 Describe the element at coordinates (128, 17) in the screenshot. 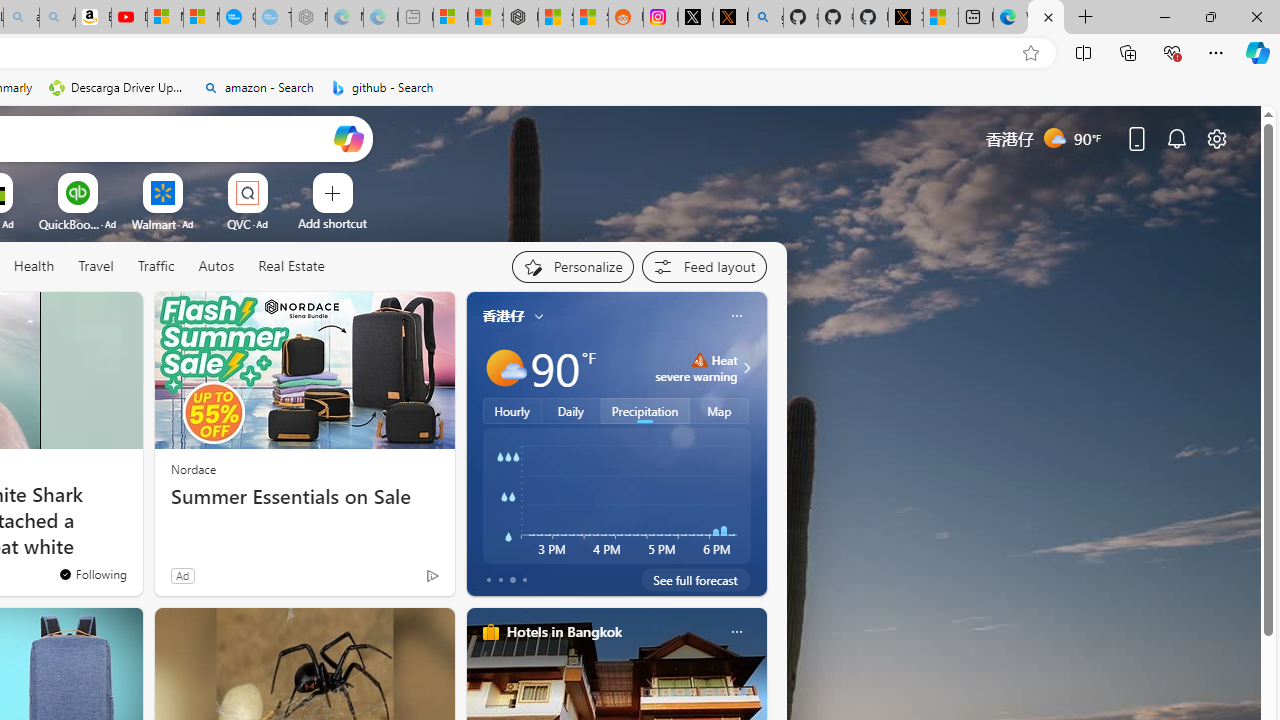

I see `'Day 1: Arriving in Yemen (surreal to be here) - YouTube'` at that location.